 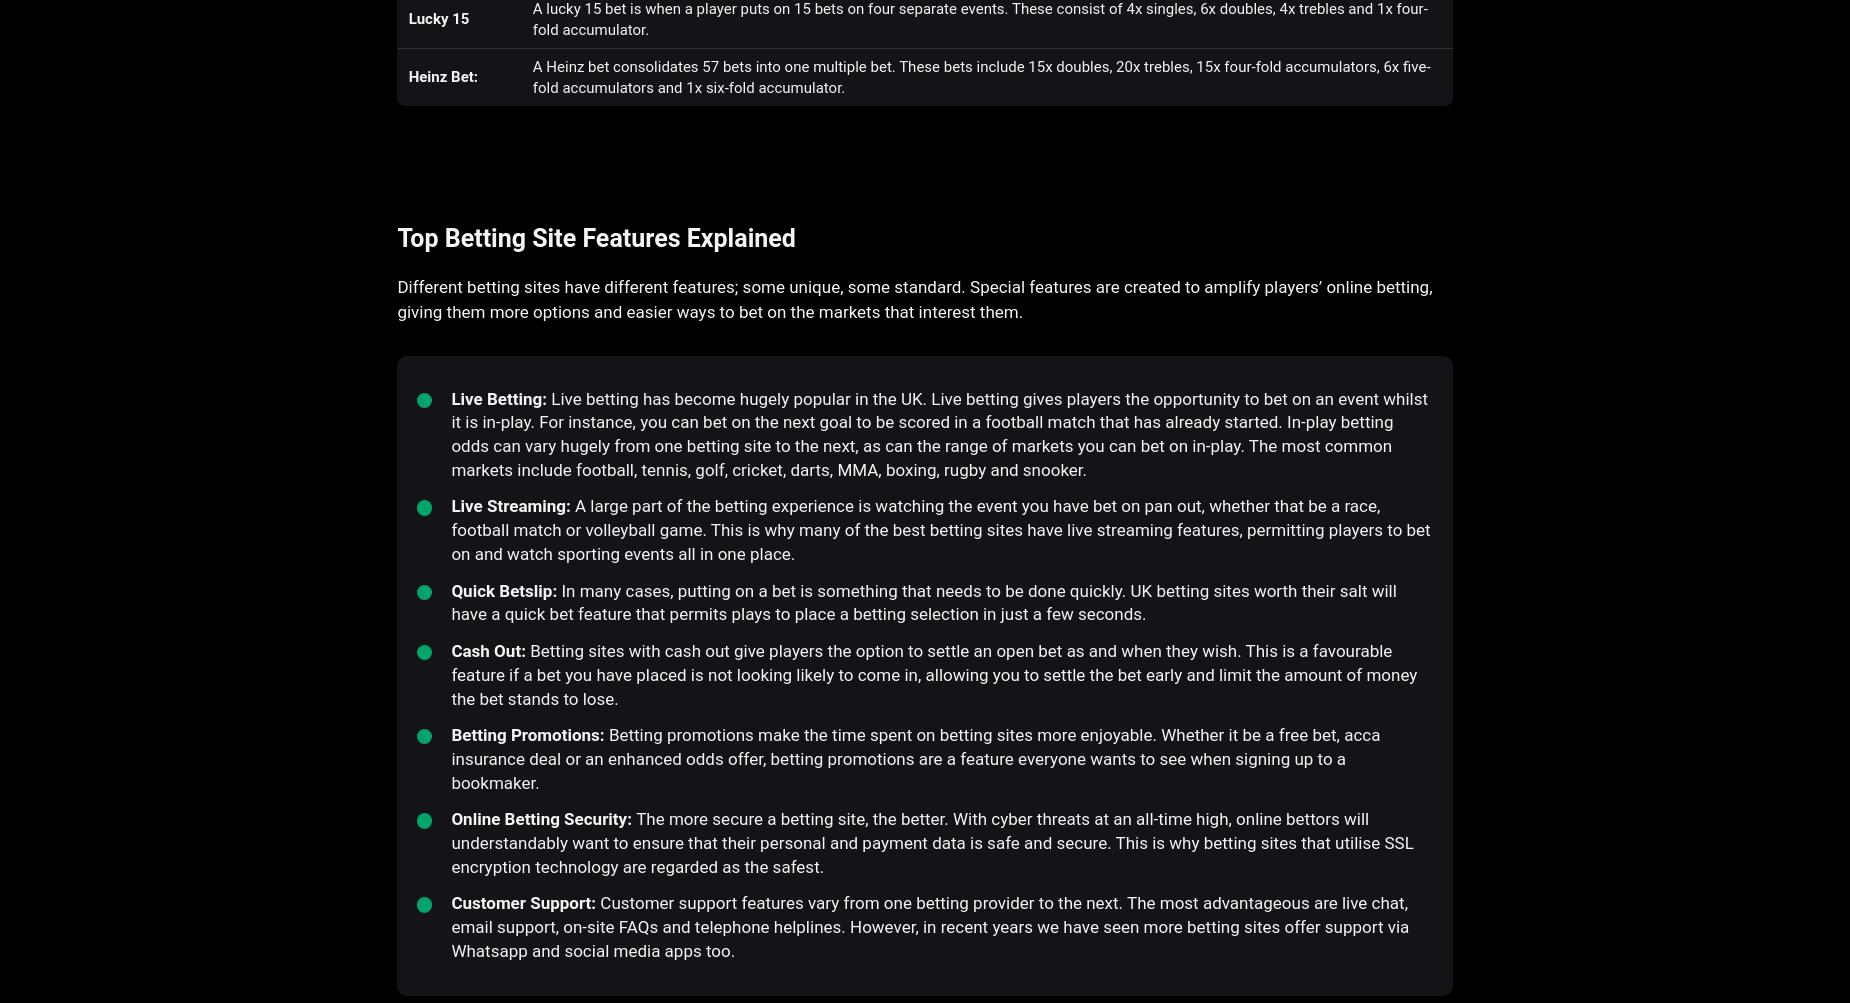 I want to click on 'Online Betting Security:', so click(x=450, y=819).